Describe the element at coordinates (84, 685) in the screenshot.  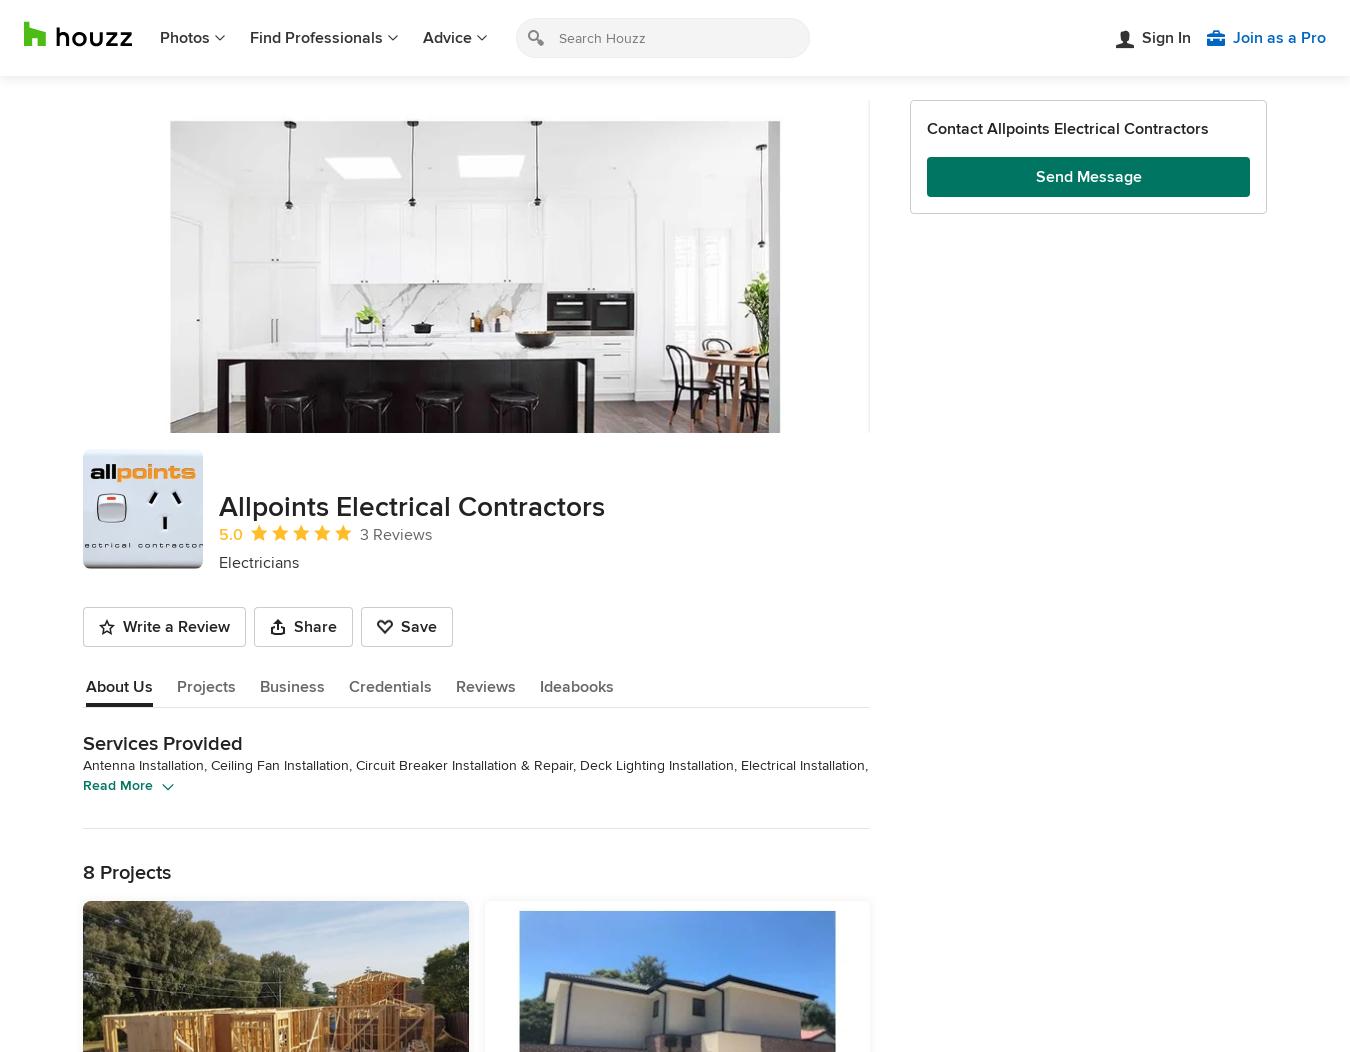
I see `'About Us'` at that location.